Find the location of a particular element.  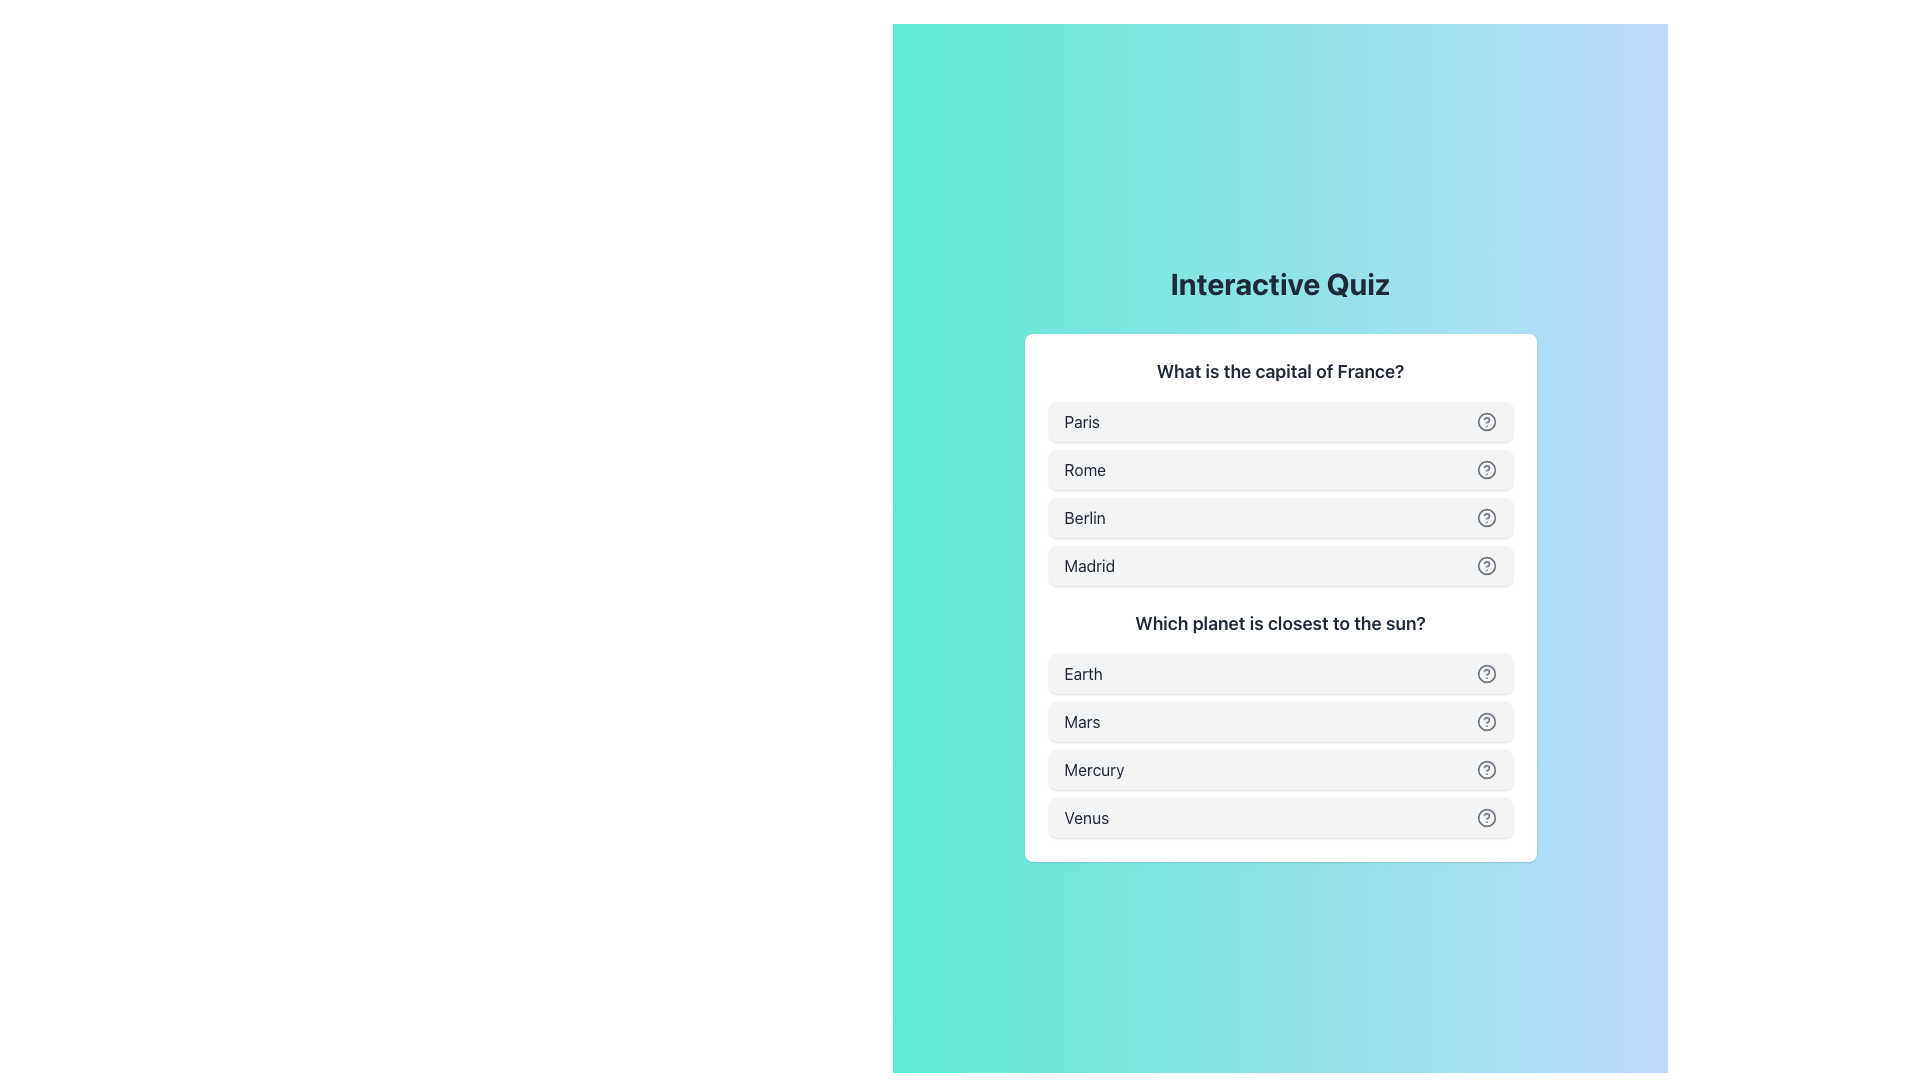

the second answer choice button for the multiple-choice question 'What is the capital of France?' is located at coordinates (1280, 471).